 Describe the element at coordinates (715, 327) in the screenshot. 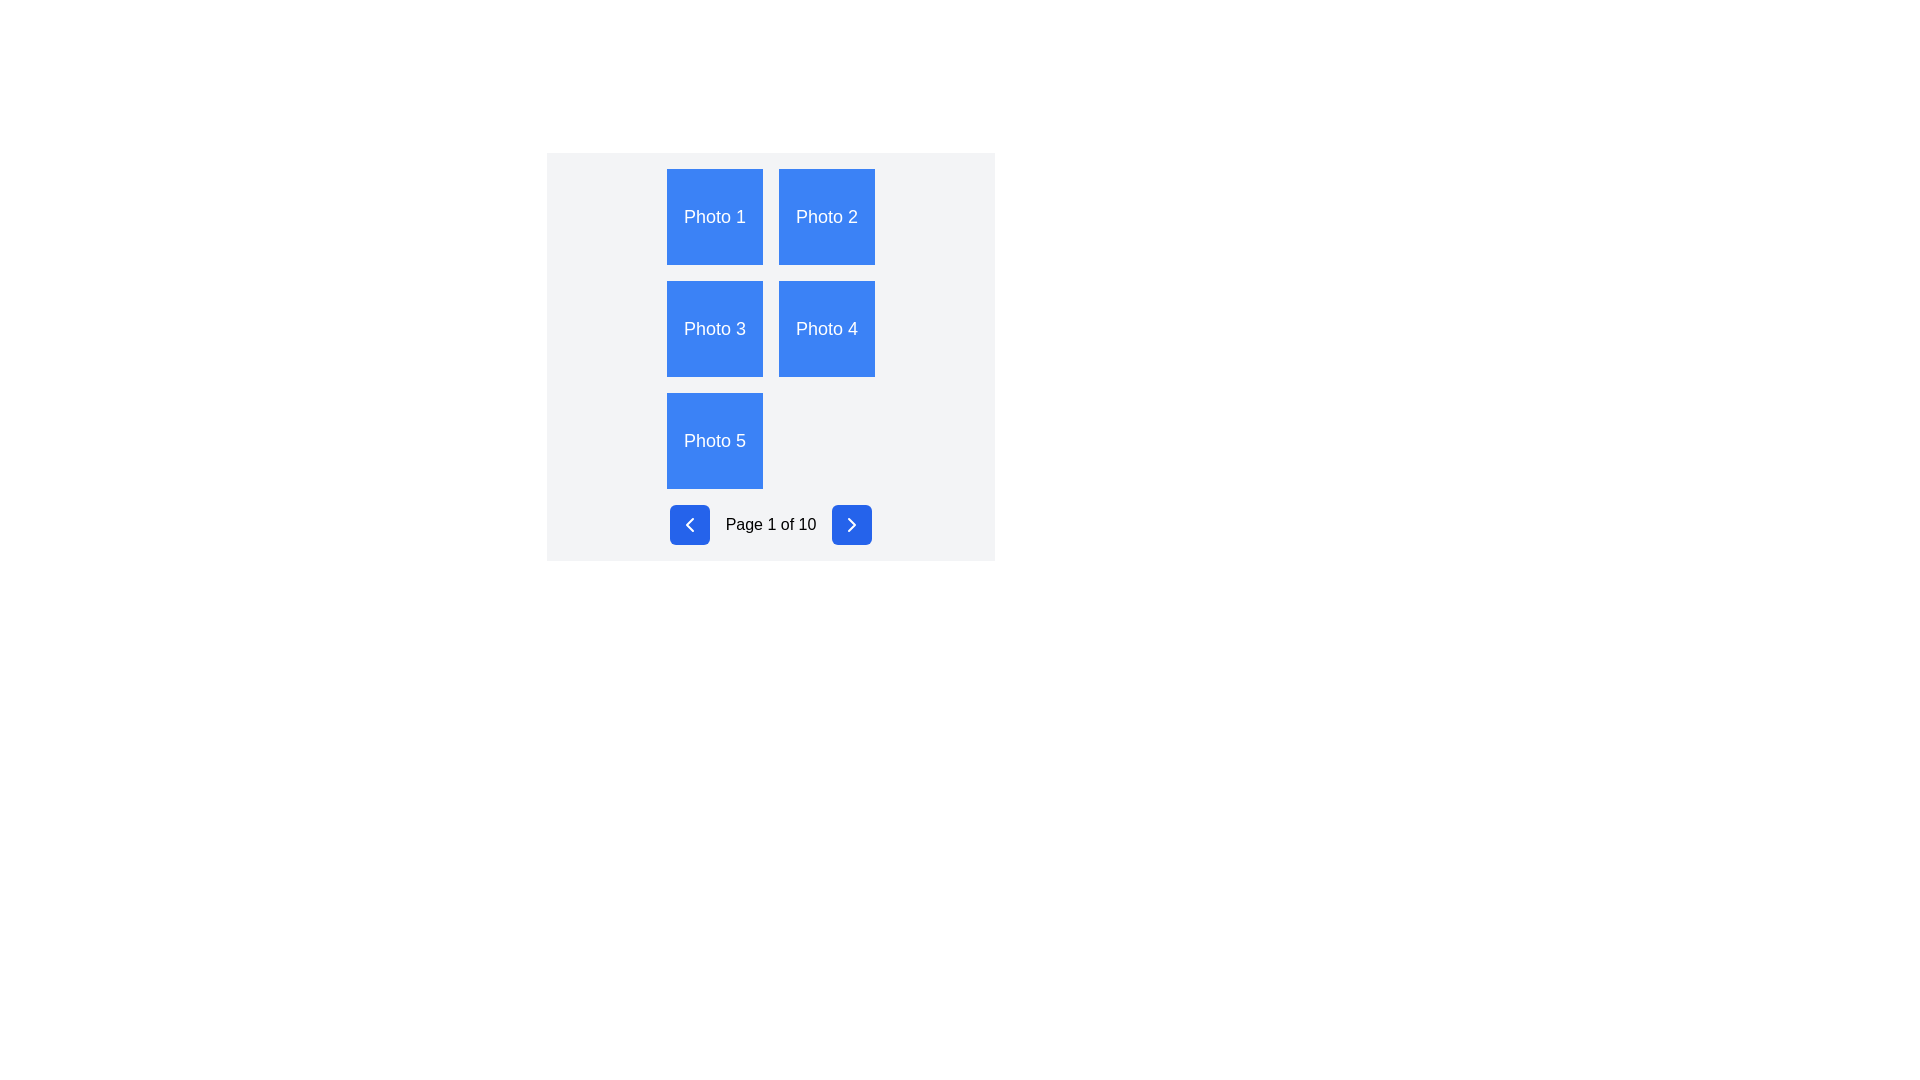

I see `the blue square button labeled 'Photo 3' with white text, located in the middle row of the grid layout` at that location.